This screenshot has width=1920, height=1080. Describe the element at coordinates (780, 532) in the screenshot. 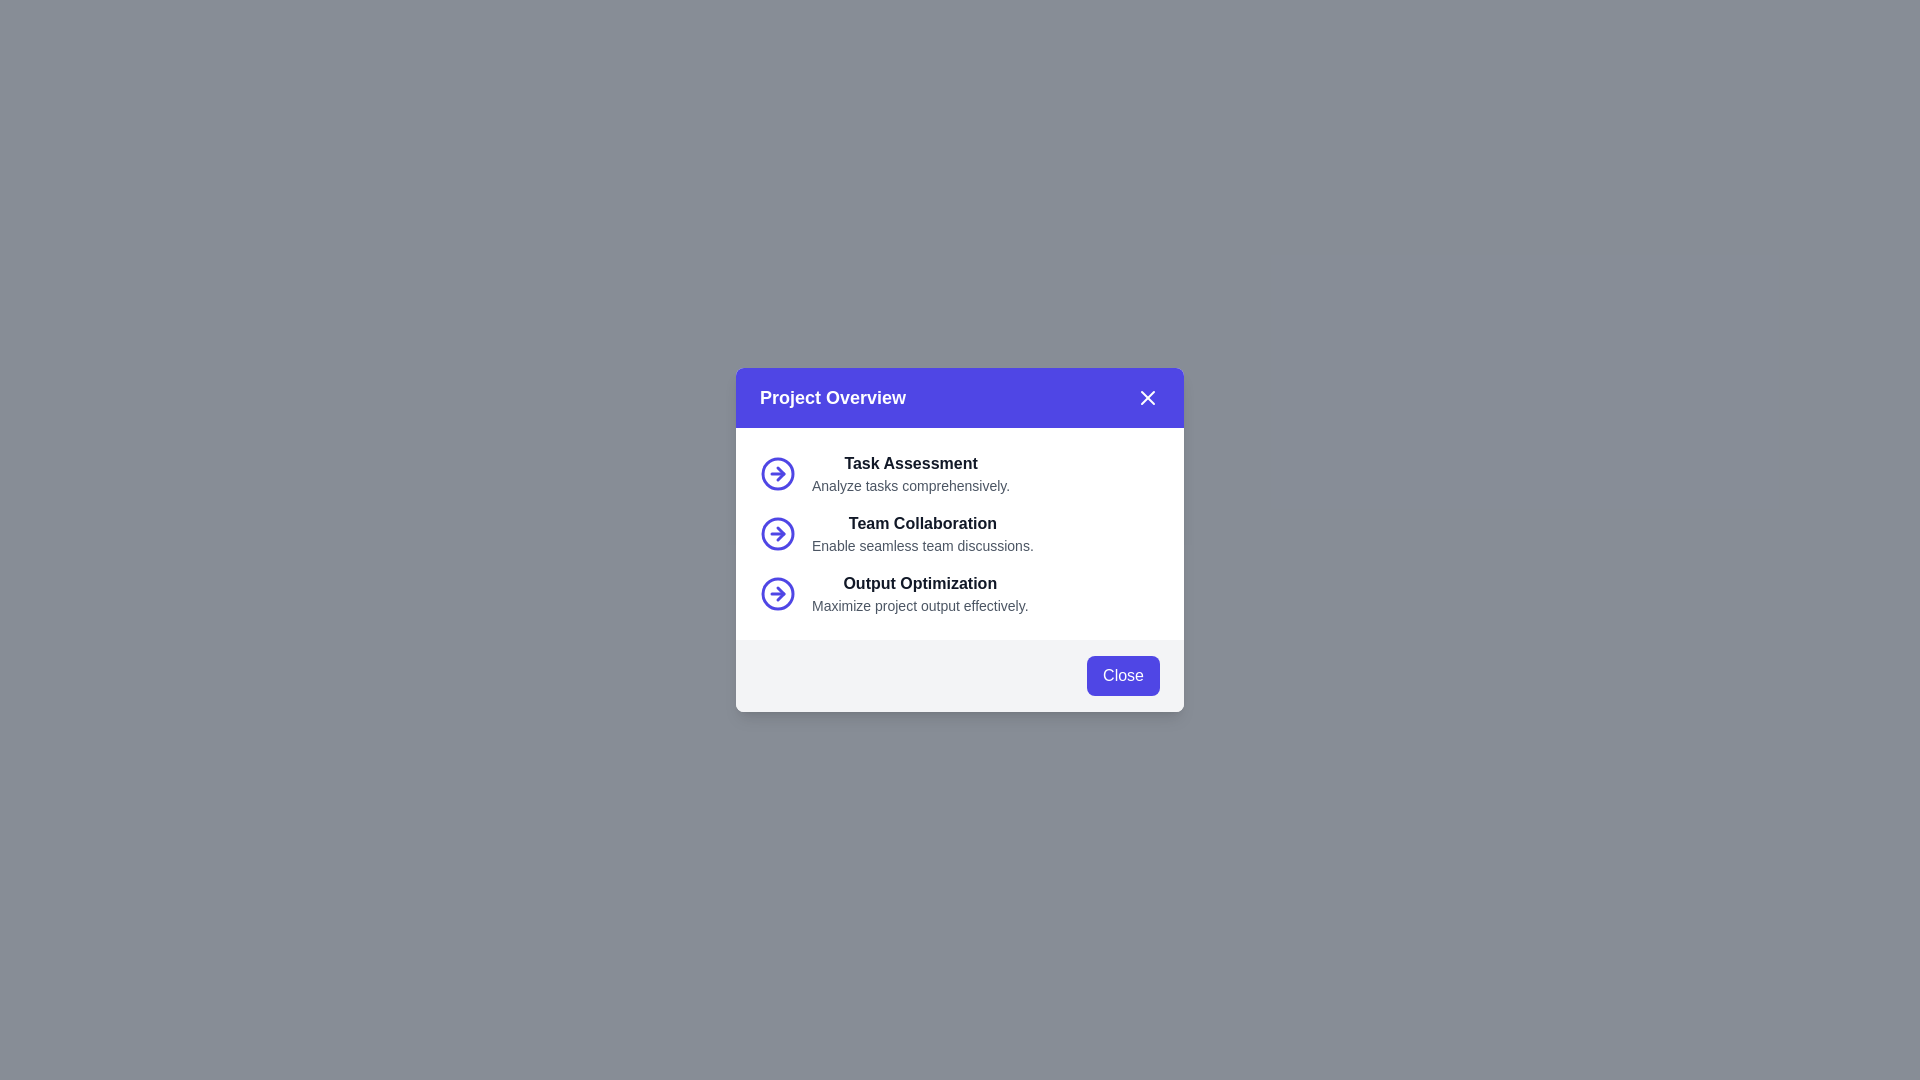

I see `the rightward-facing arrow icon, which is the third circular icon in a vertical sequence, located adjacent to the 'Output Optimization' label` at that location.